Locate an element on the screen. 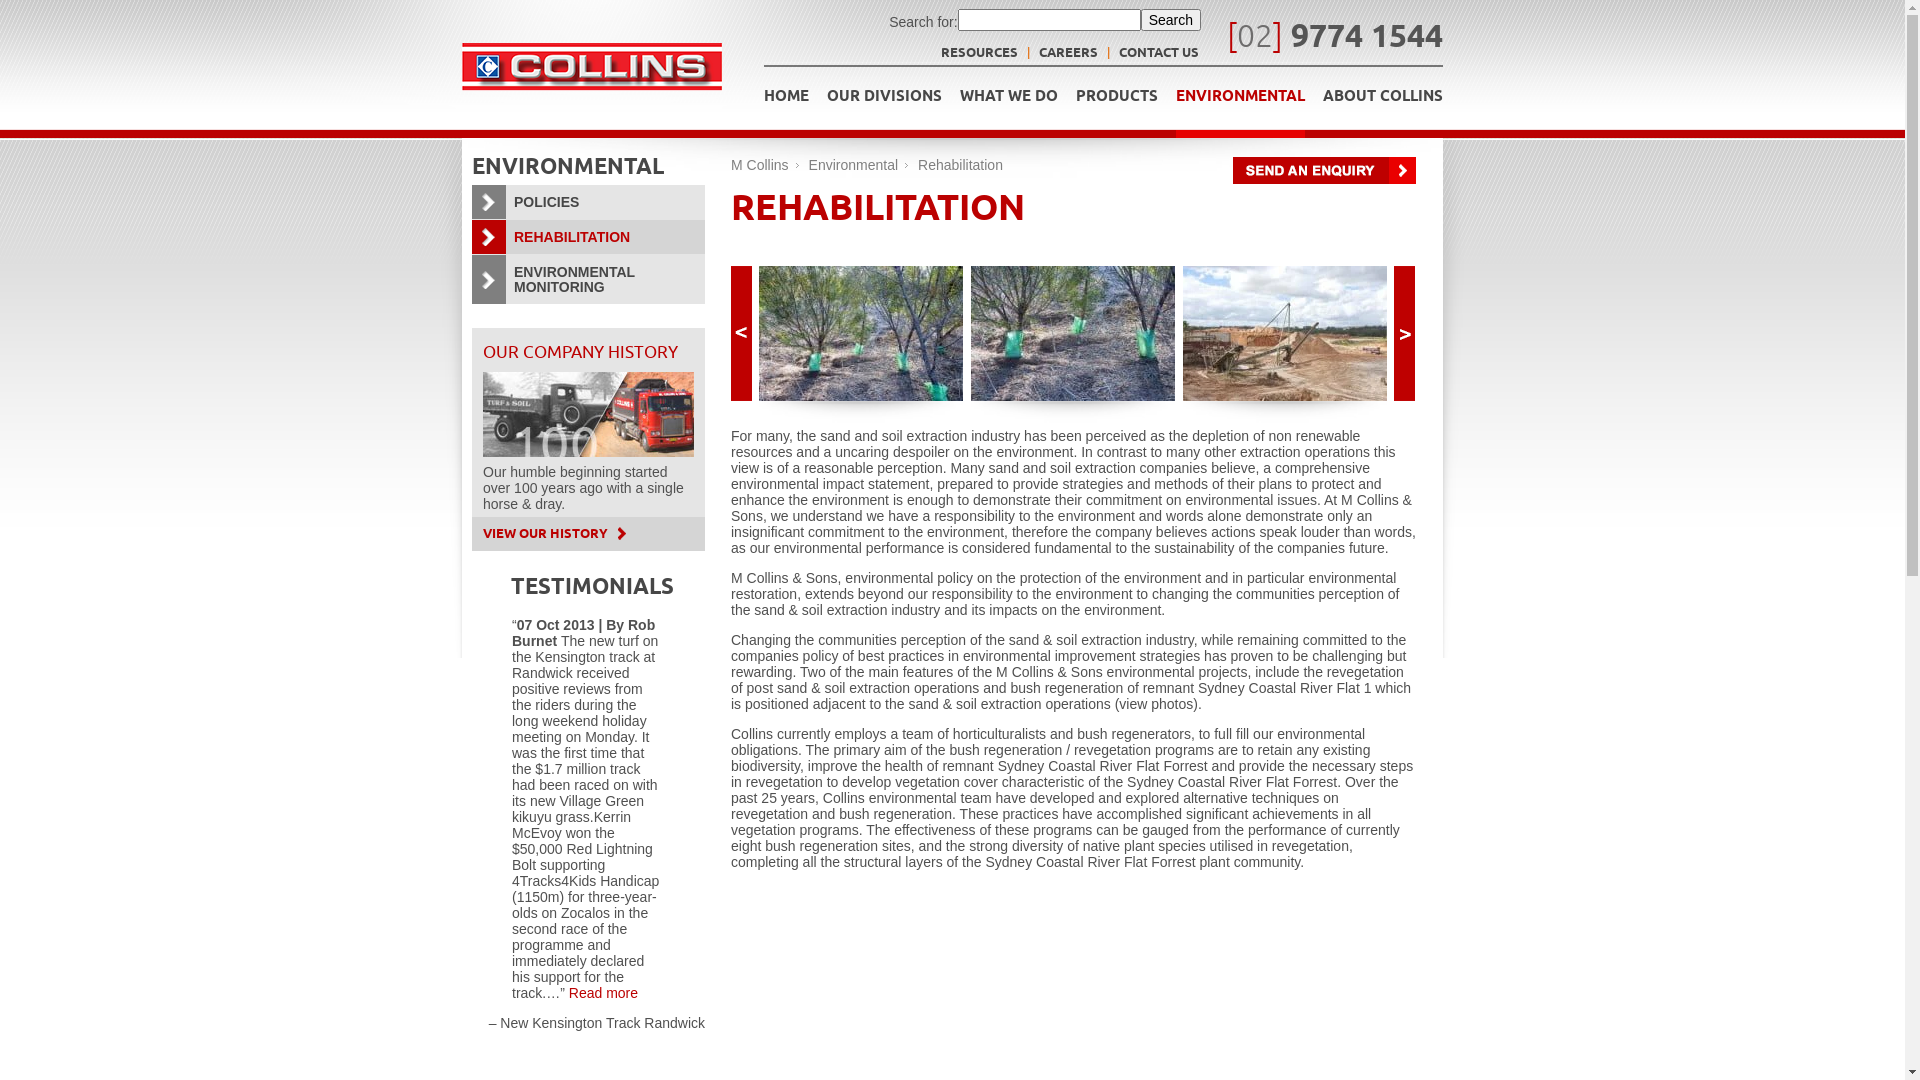 The height and width of the screenshot is (1080, 1920). 'Read more' is located at coordinates (602, 992).